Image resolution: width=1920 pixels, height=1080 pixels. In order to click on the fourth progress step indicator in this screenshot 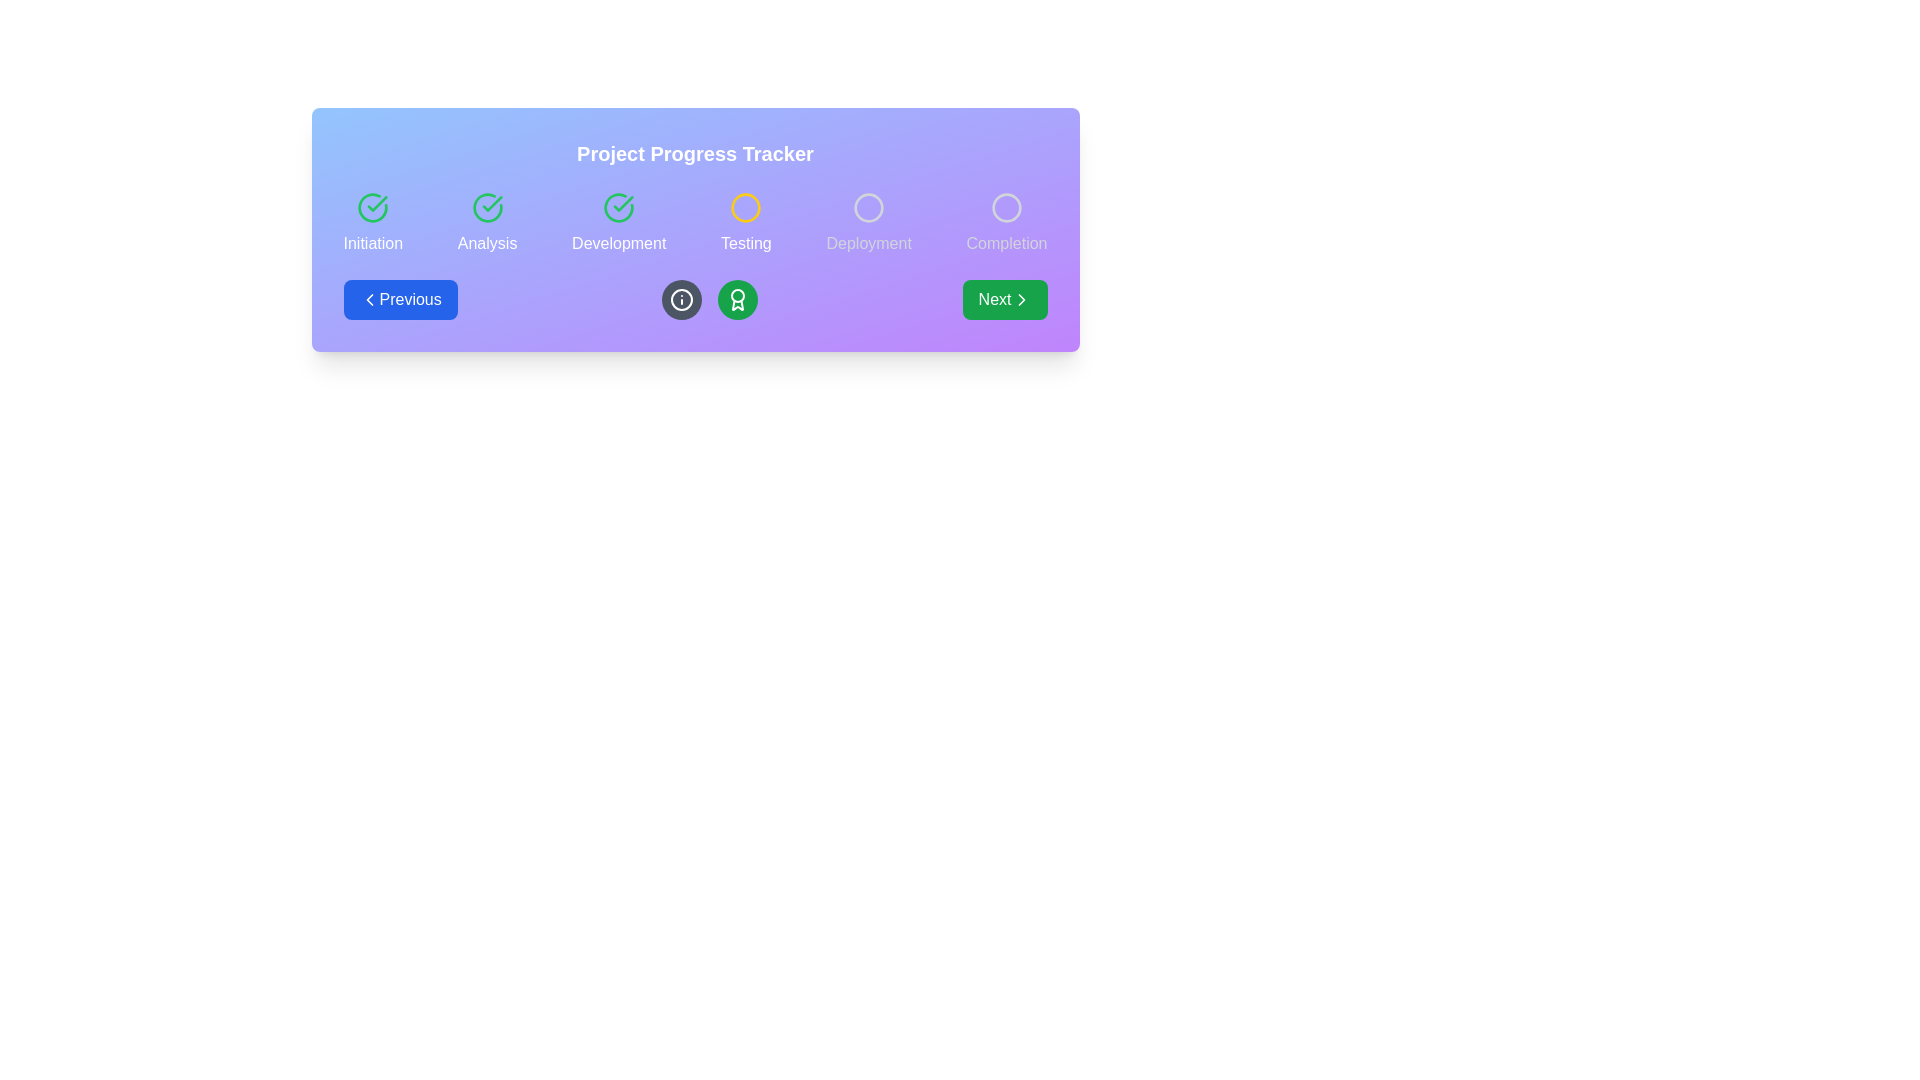, I will do `click(745, 223)`.